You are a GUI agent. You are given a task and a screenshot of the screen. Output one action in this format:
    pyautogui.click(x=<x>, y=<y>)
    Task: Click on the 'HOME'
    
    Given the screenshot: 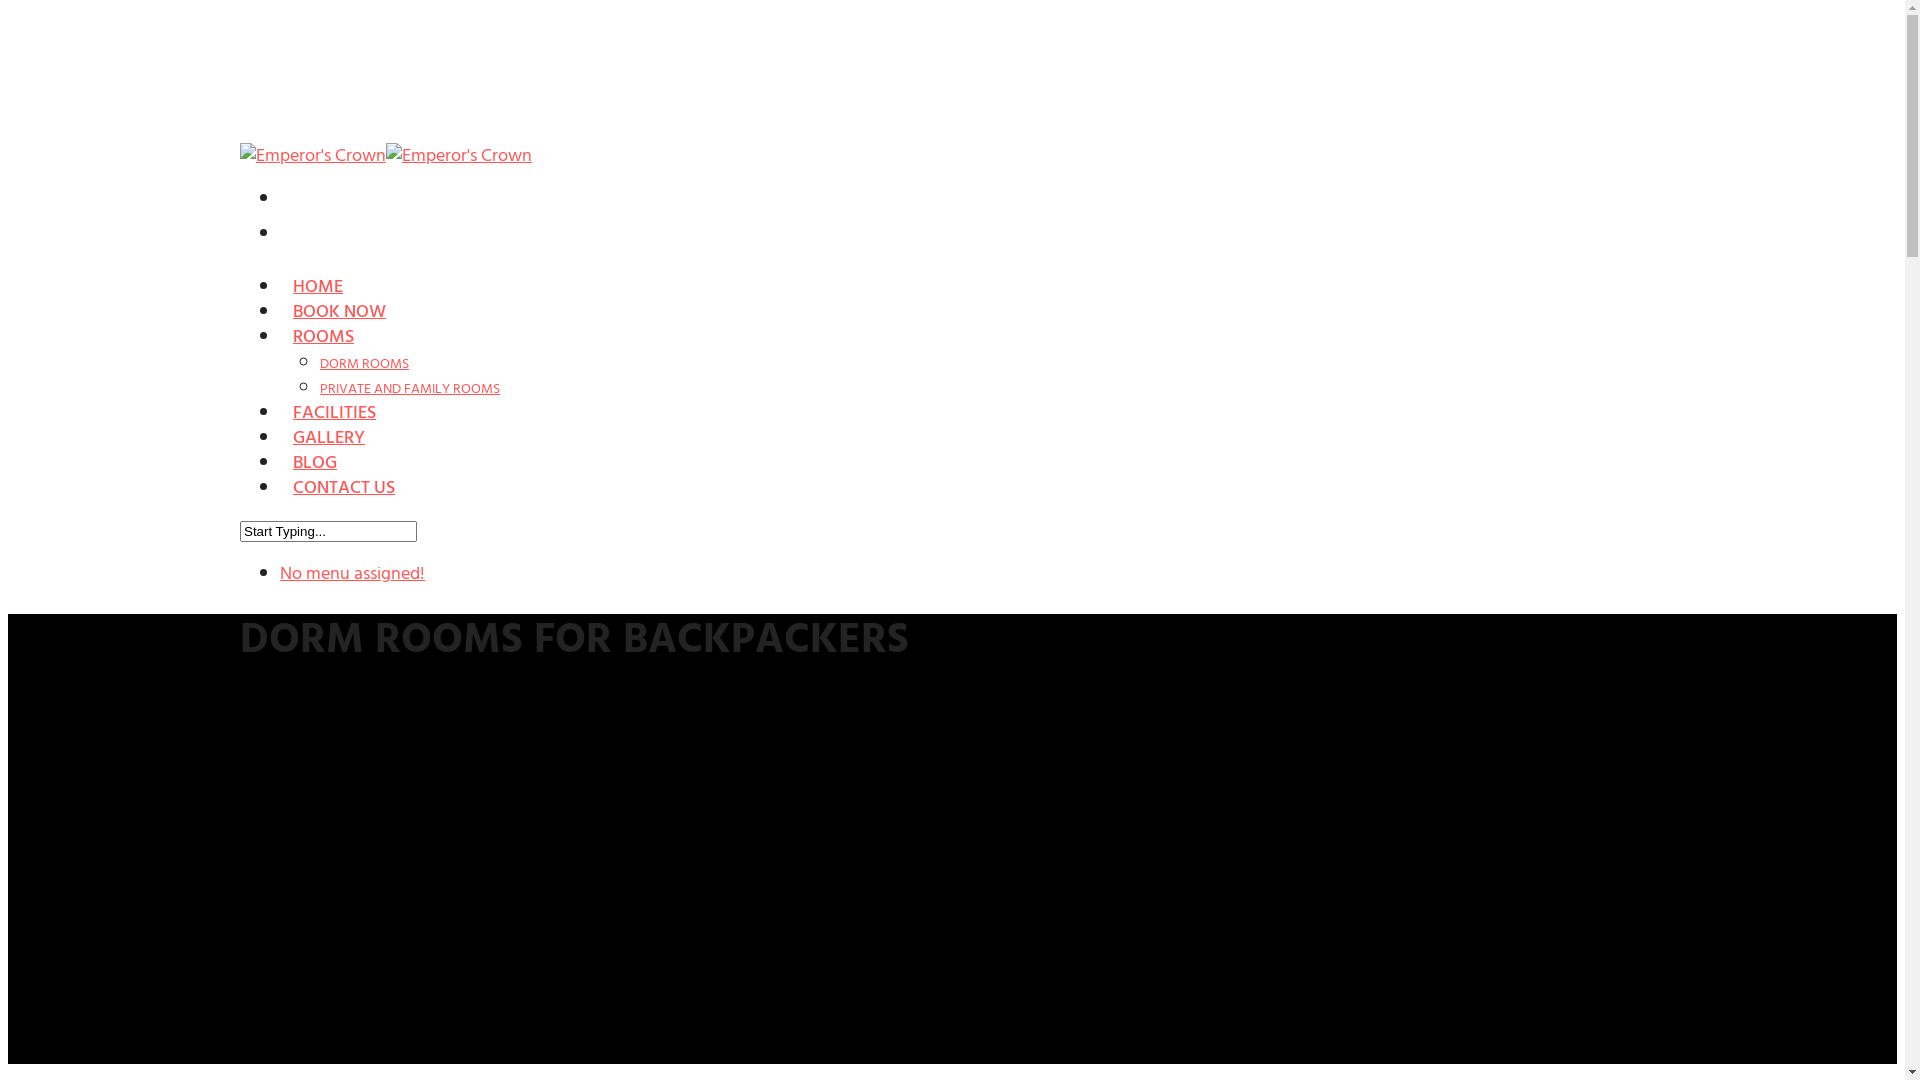 What is the action you would take?
    pyautogui.click(x=278, y=299)
    